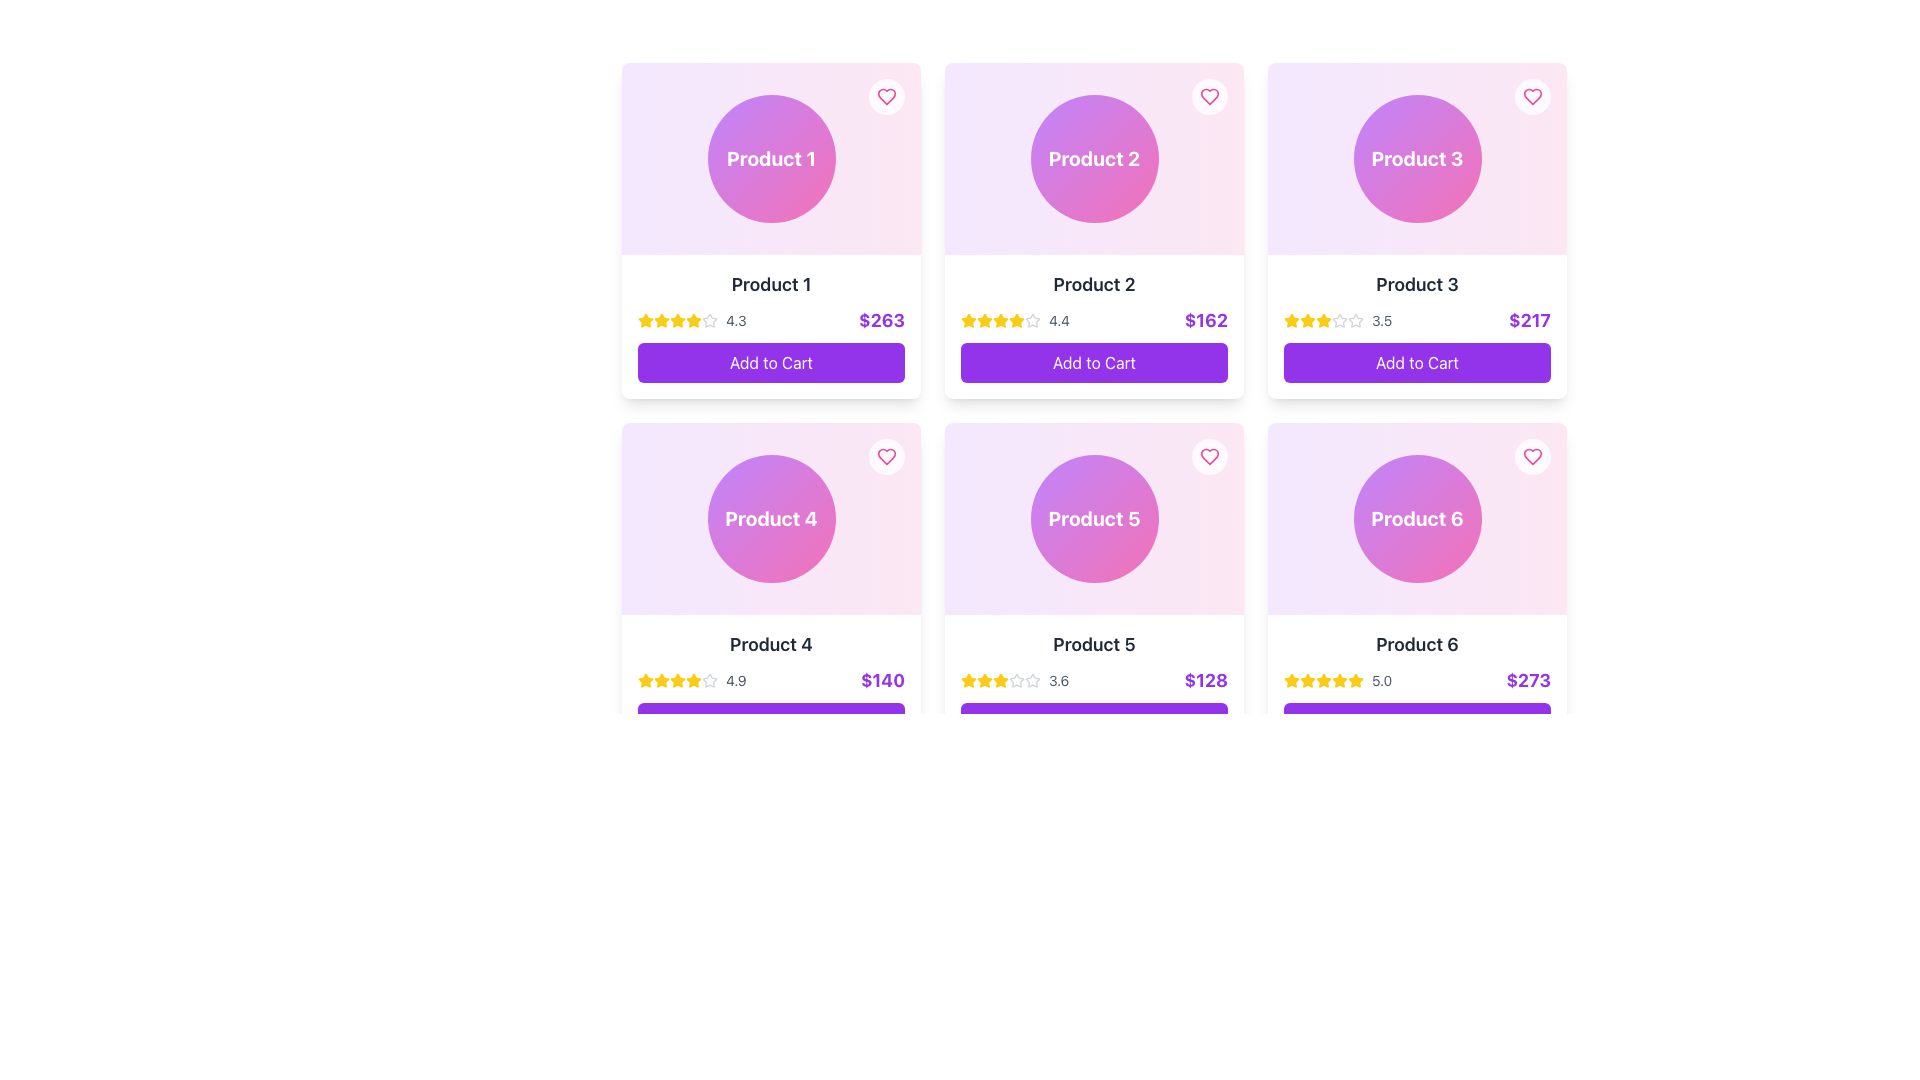  Describe the element at coordinates (1324, 679) in the screenshot. I see `the filled yellow star icon located in the bottom-center section of the Product 6 card, to the left of the numerical rating value` at that location.